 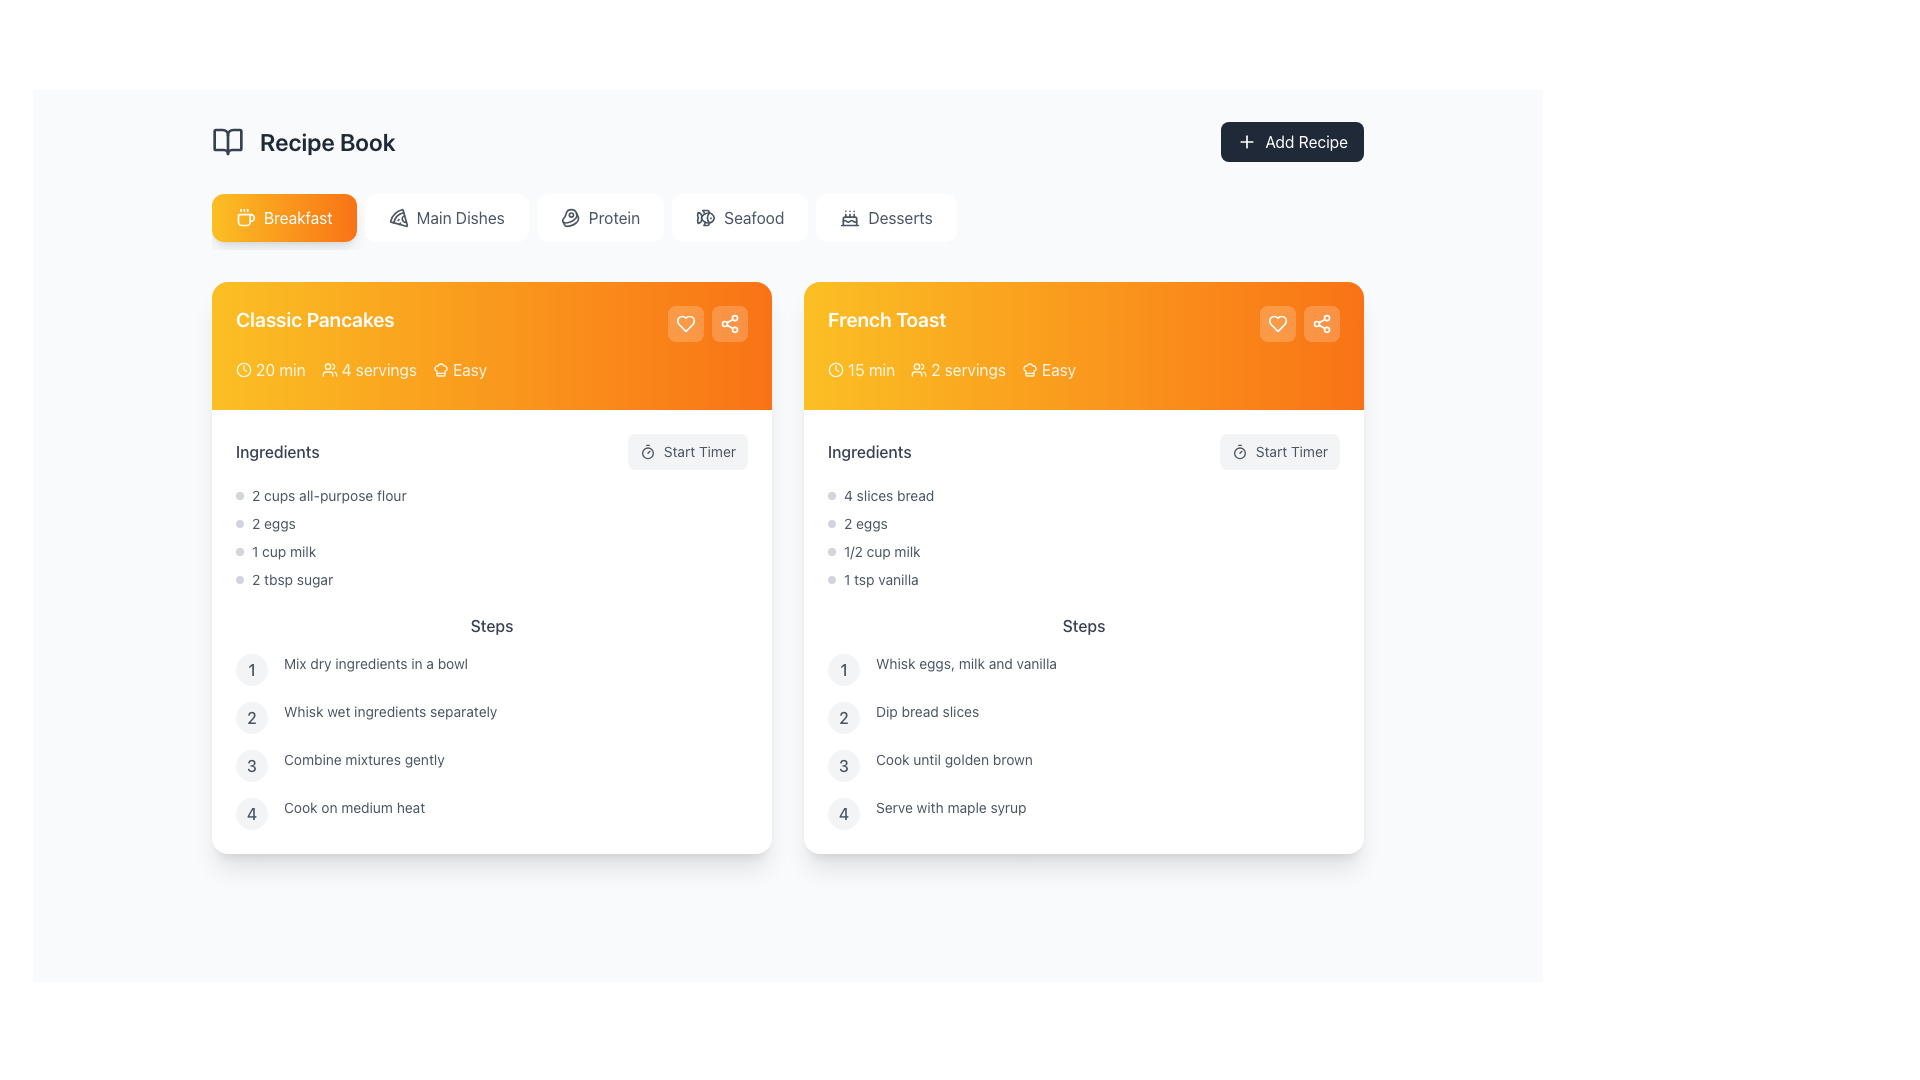 What do you see at coordinates (888, 495) in the screenshot?
I see `the static text element reading '4 slices bread' which is styled in gray and located in the 'Ingredients' section of the 'French Toast' card` at bounding box center [888, 495].